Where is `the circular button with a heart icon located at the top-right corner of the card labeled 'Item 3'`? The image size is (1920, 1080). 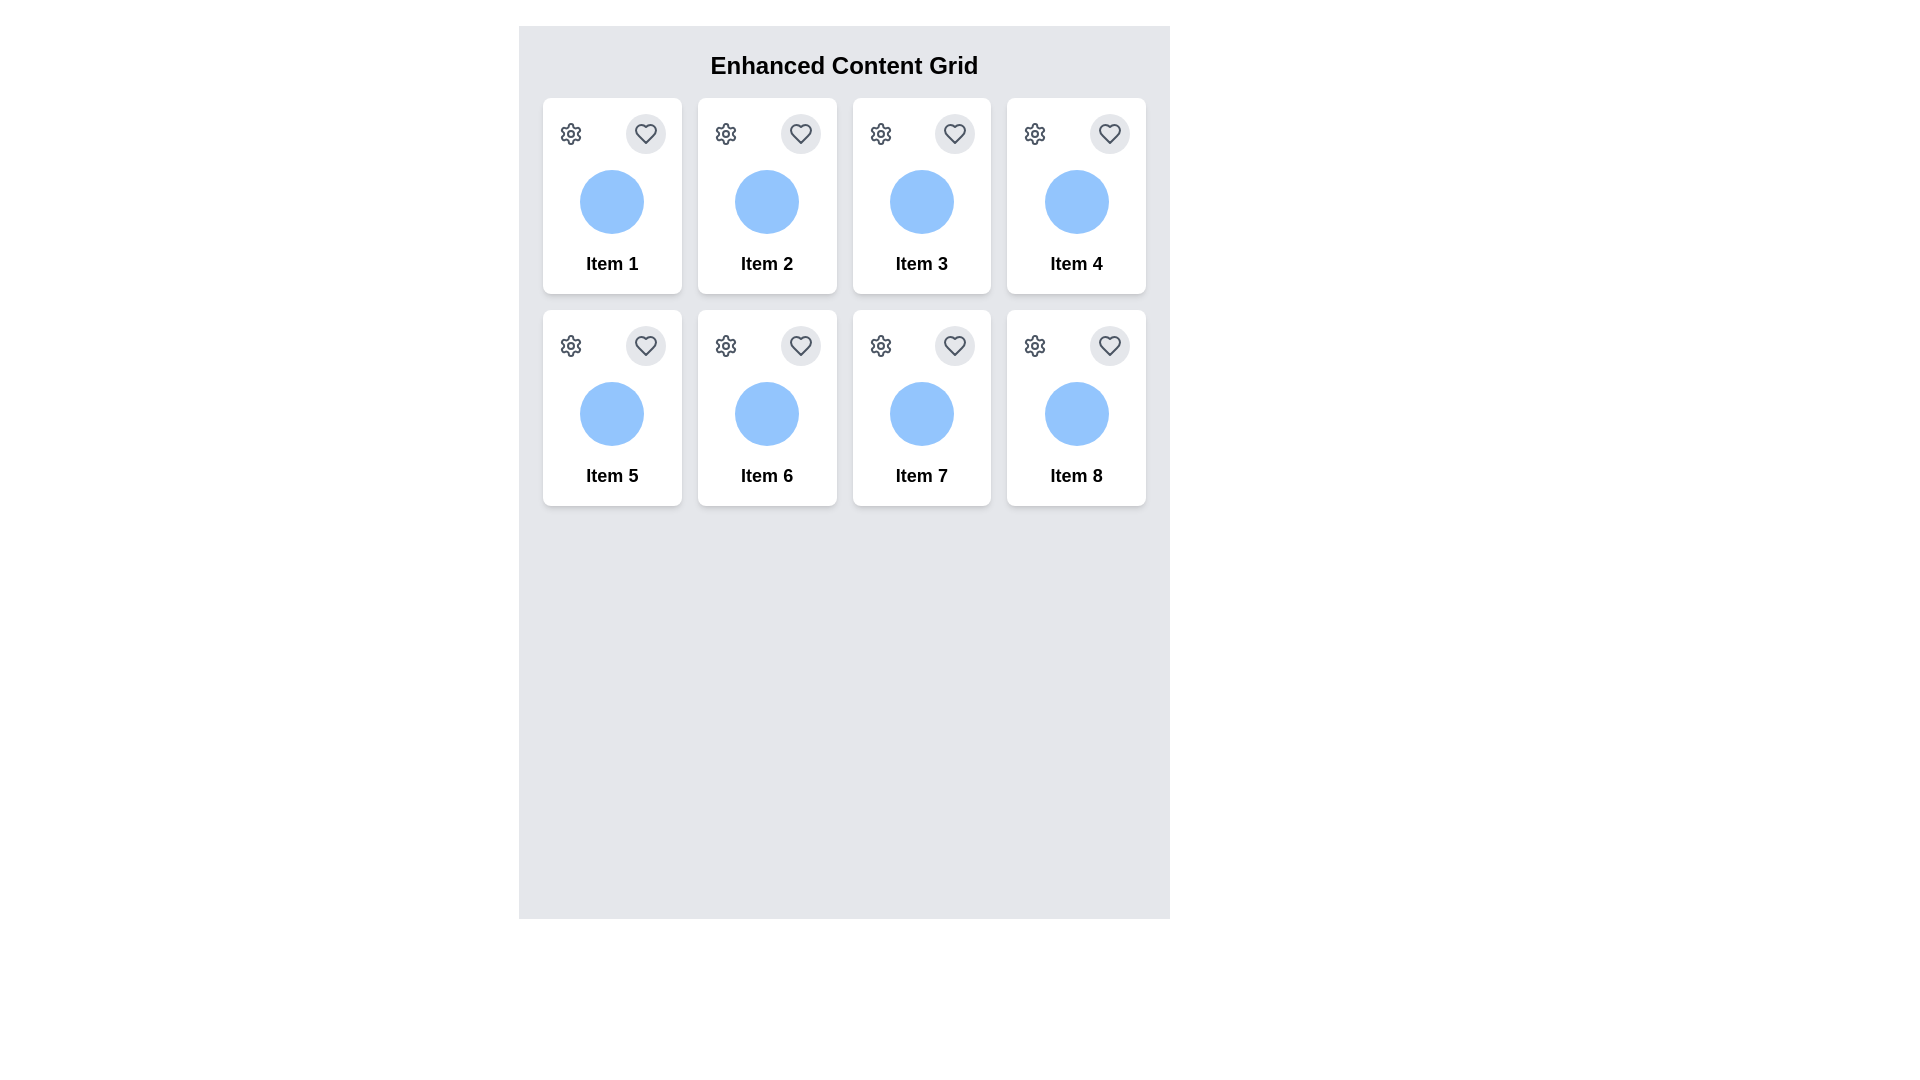 the circular button with a heart icon located at the top-right corner of the card labeled 'Item 3' is located at coordinates (954, 134).